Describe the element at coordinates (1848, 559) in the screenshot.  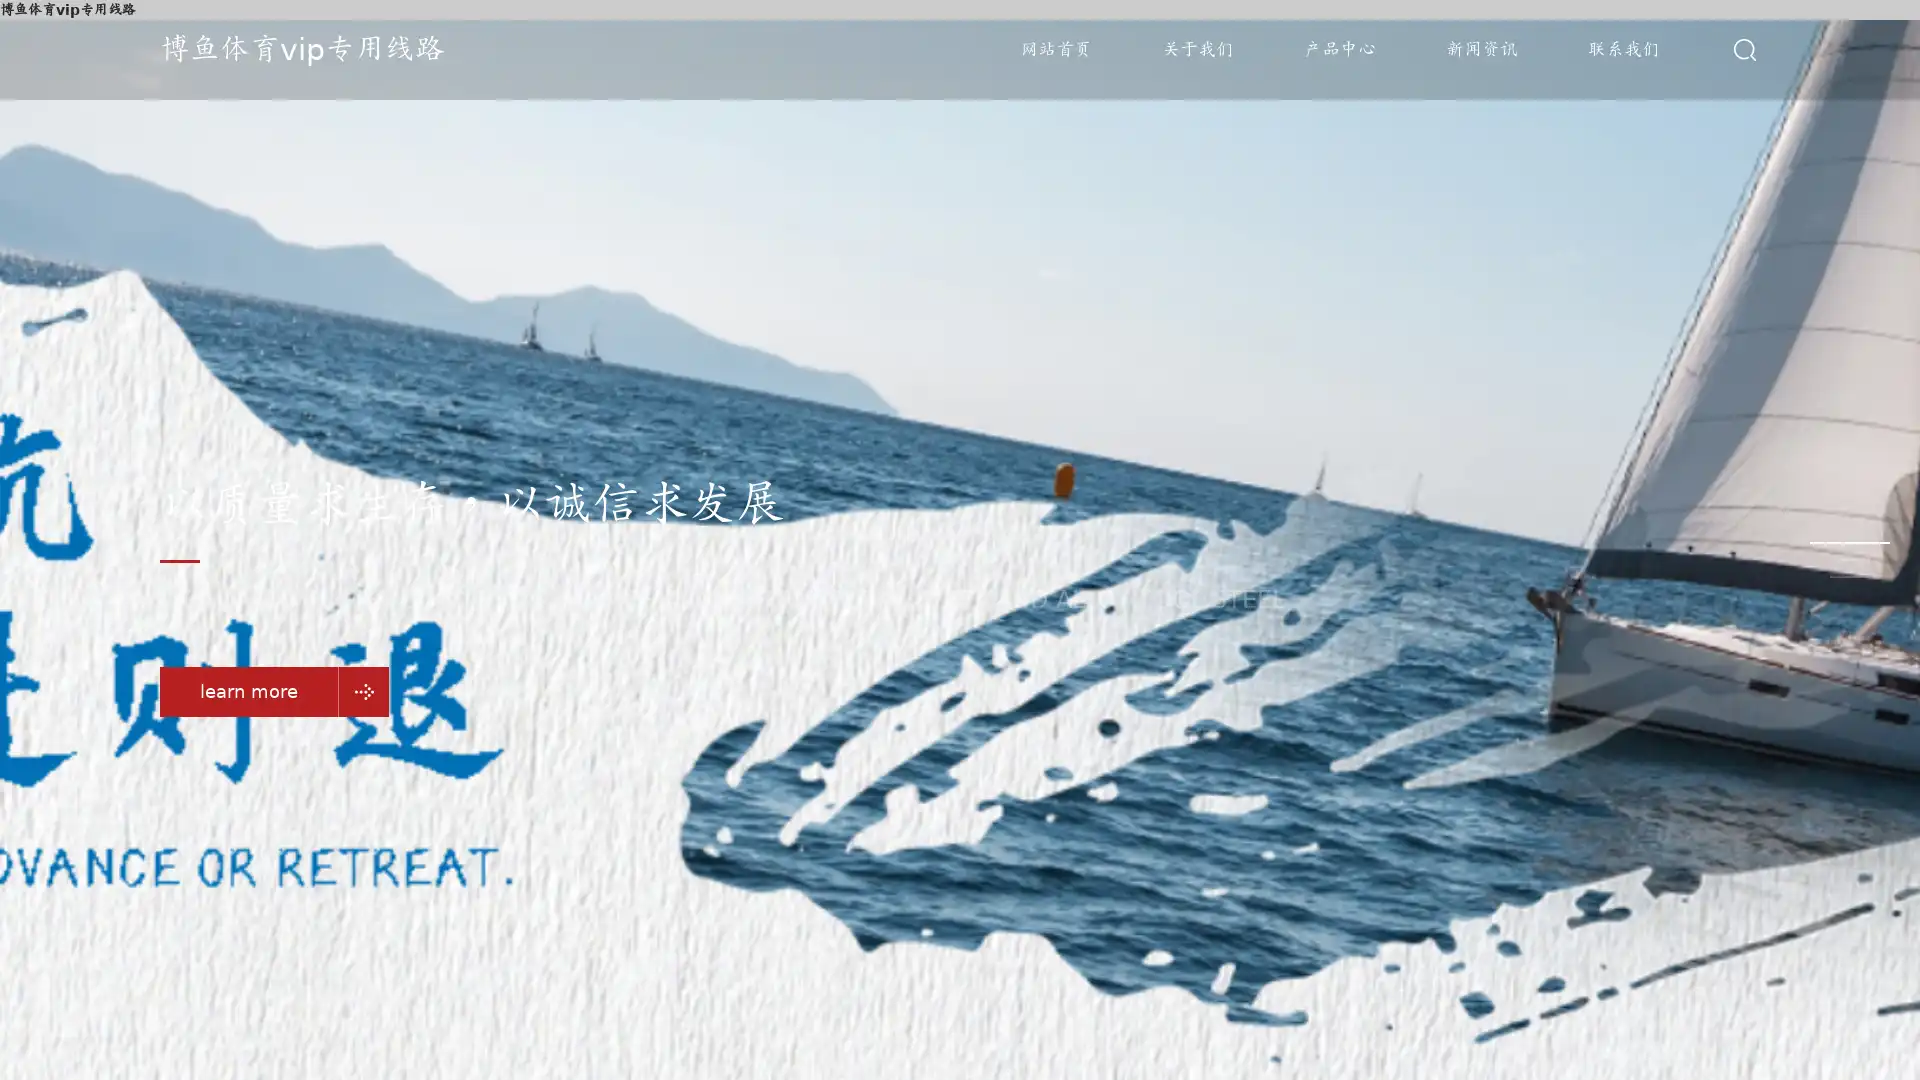
I see `Go to slide 2` at that location.